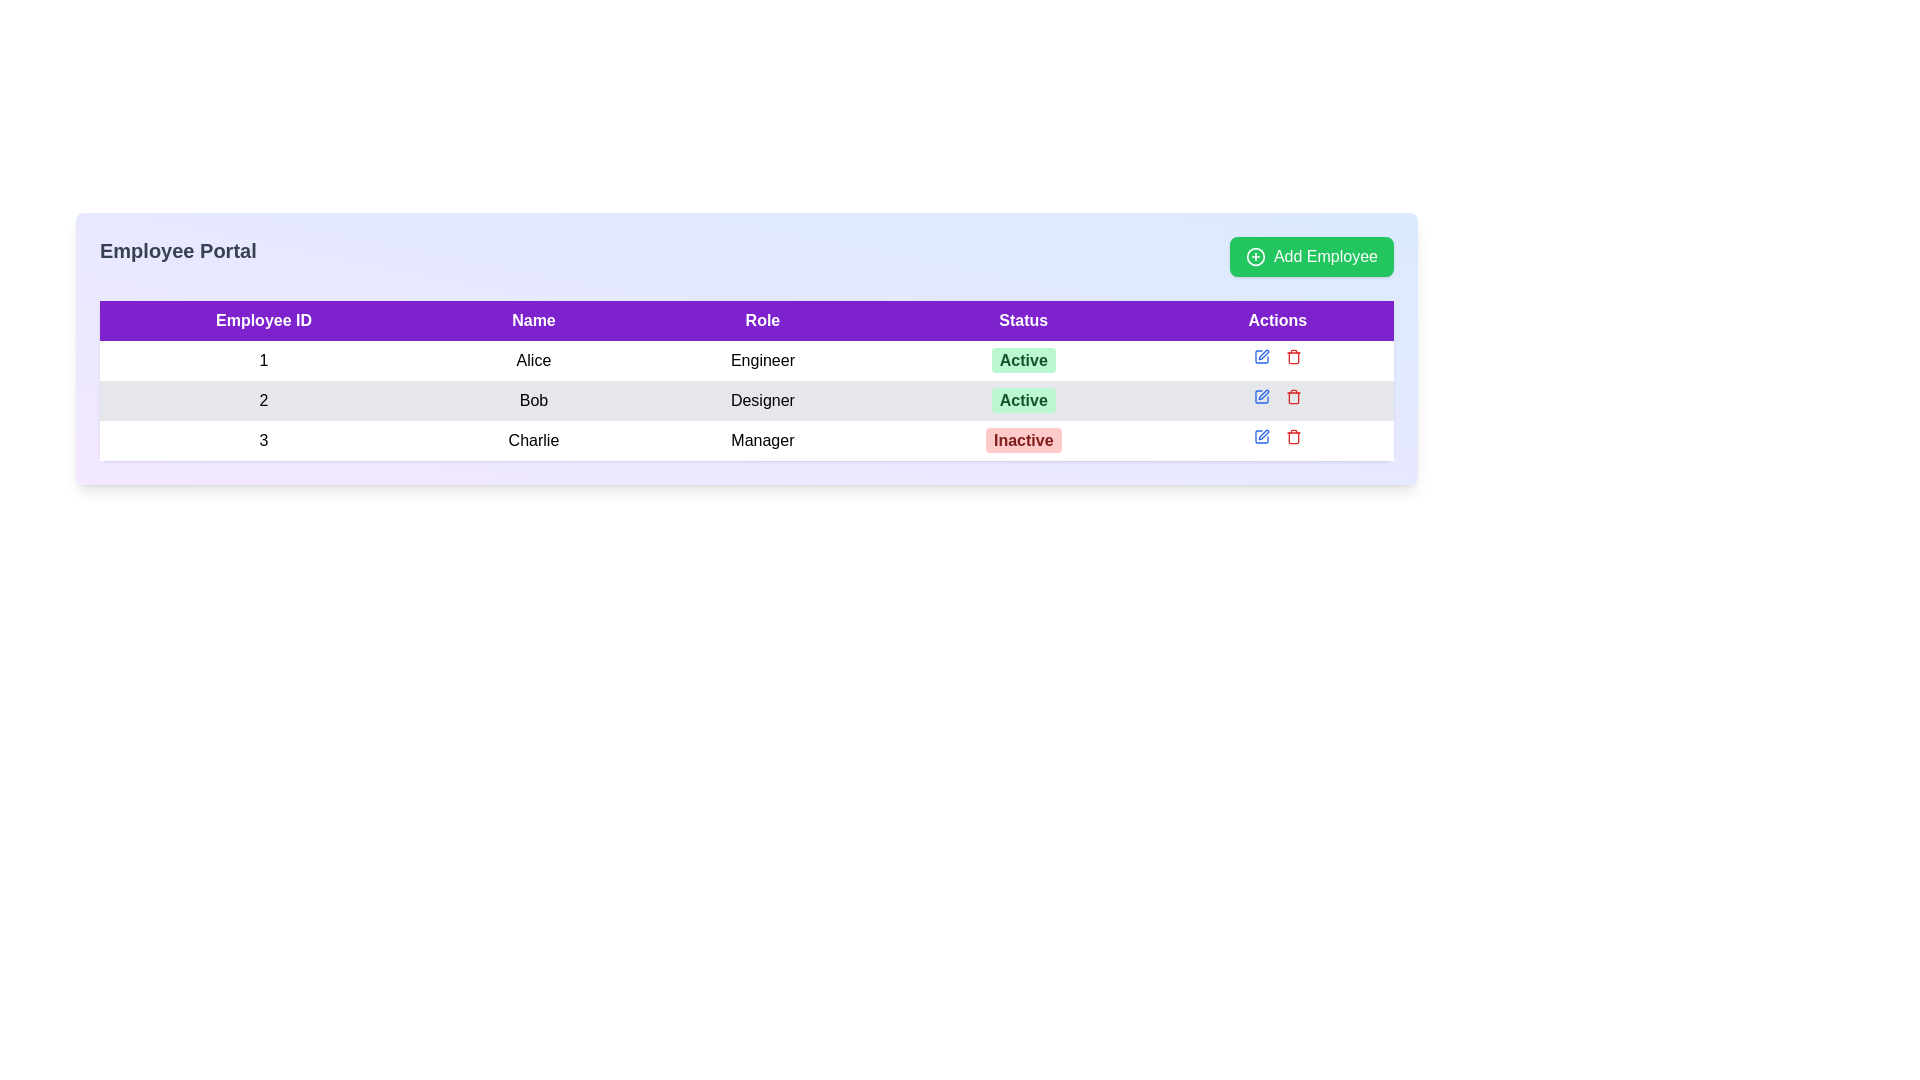 The image size is (1920, 1080). Describe the element at coordinates (533, 361) in the screenshot. I see `the Text label displaying the name 'Alice' in the first row of the table, located under the 'Name' column, between '1' (Employee ID) and 'Engineer' (Role)` at that location.